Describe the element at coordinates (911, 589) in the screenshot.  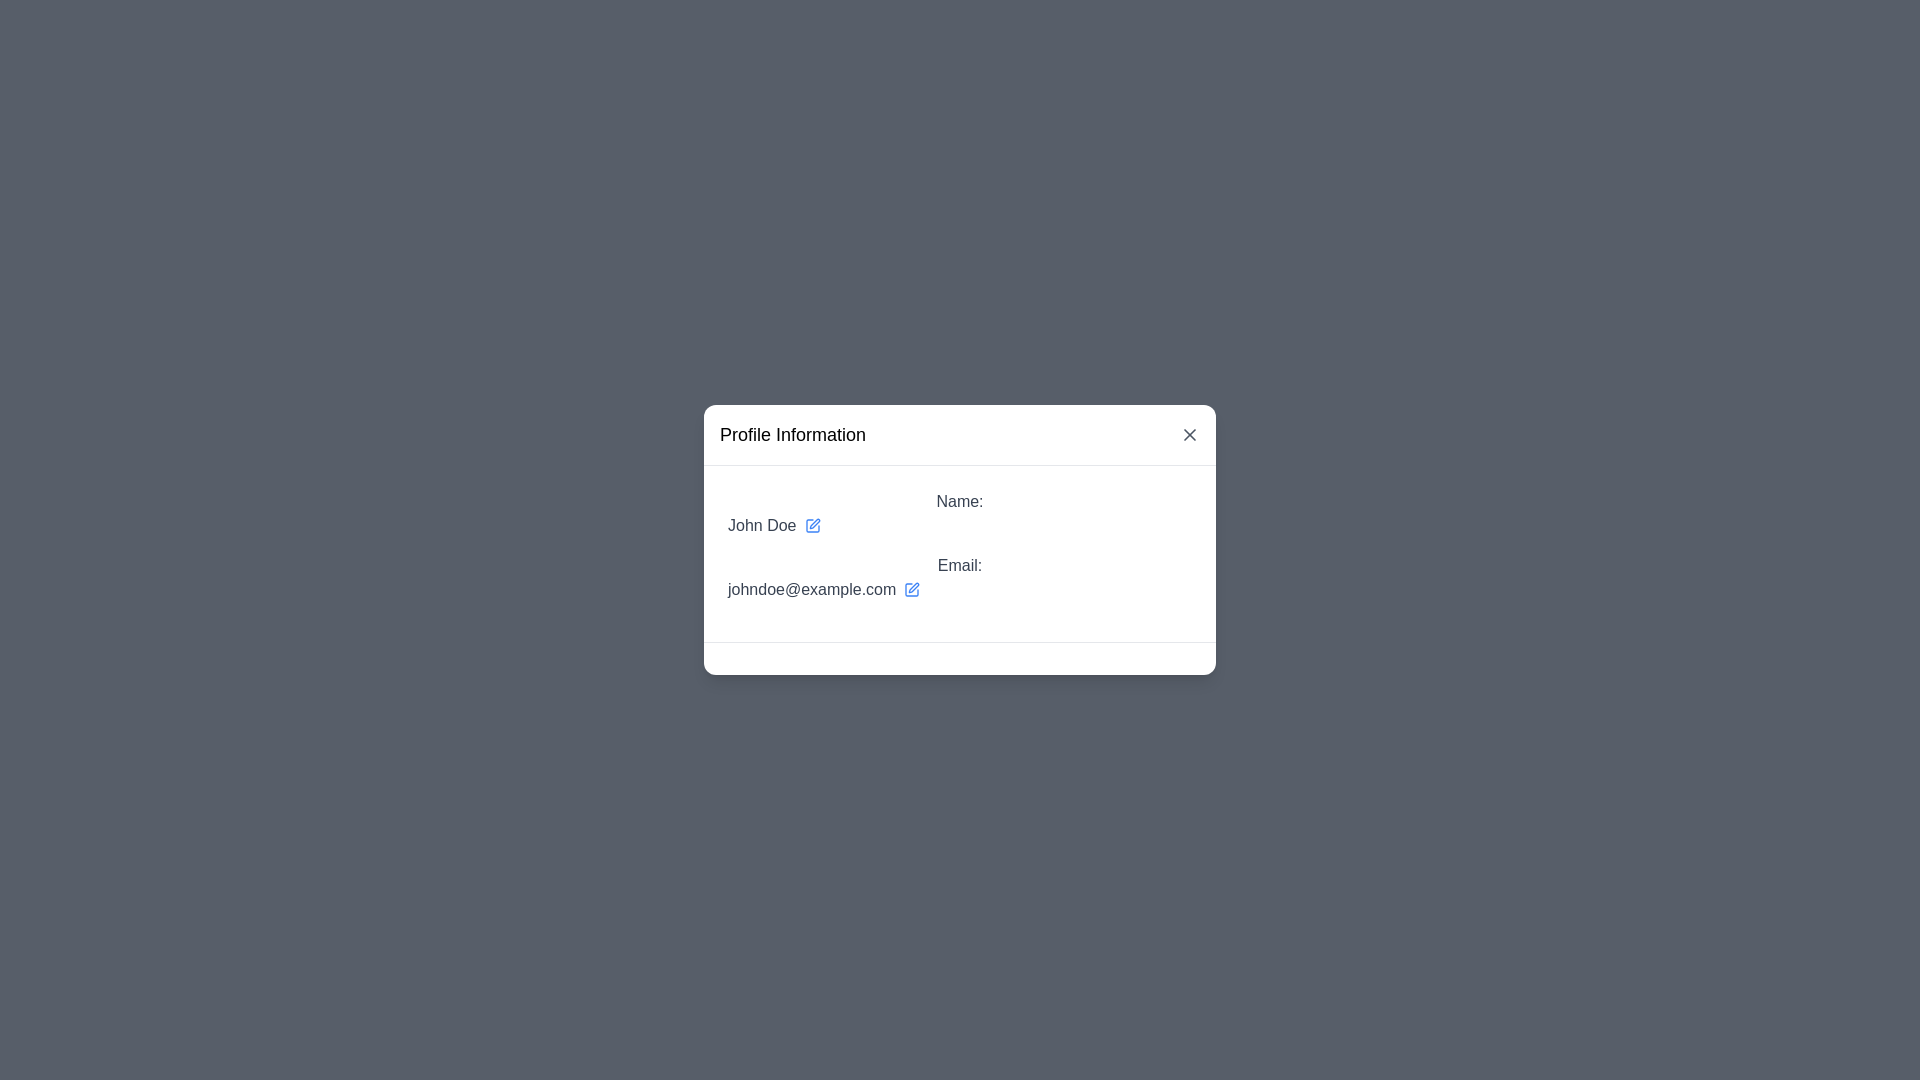
I see `the edit button located to the right of the email text 'johndoe@example.com' in the 'Profile Information' dialog box to initiate the edit functionality` at that location.